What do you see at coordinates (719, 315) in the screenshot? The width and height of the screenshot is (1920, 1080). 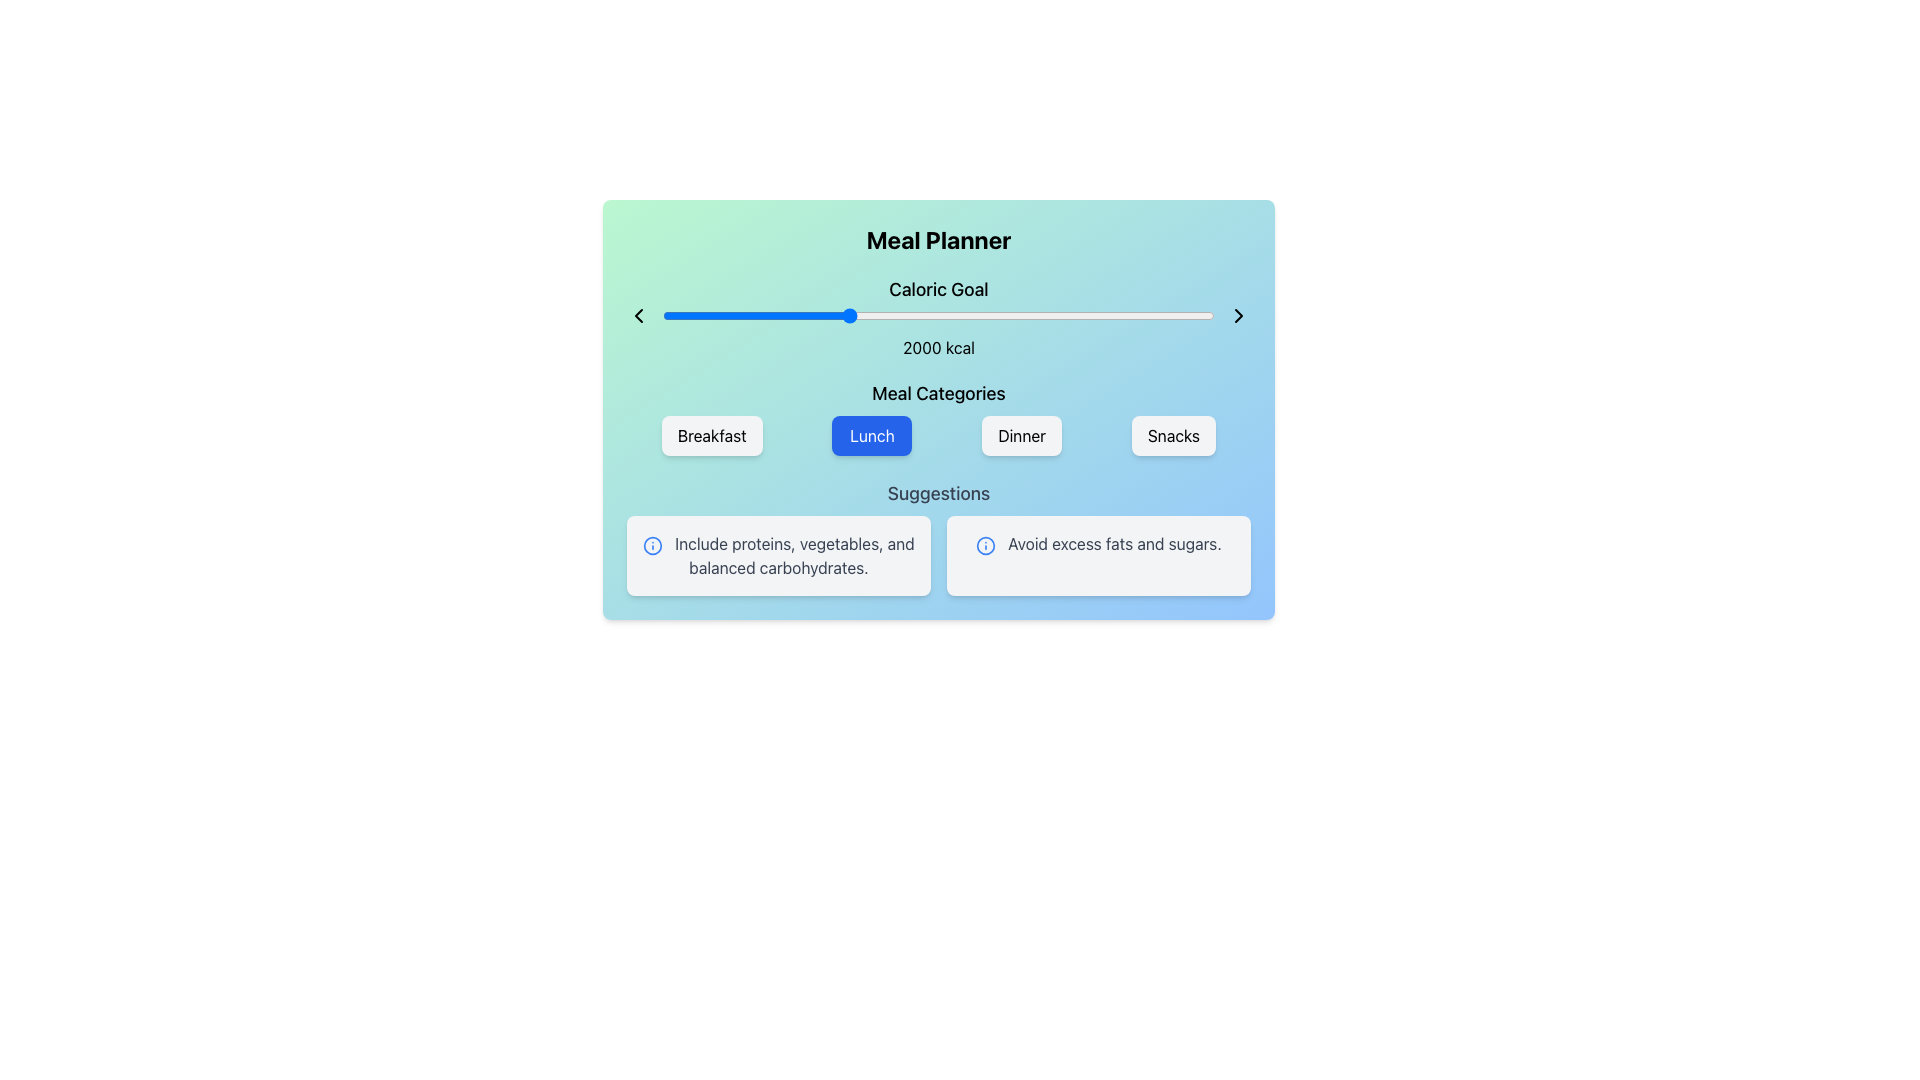 I see `caloric goal` at bounding box center [719, 315].